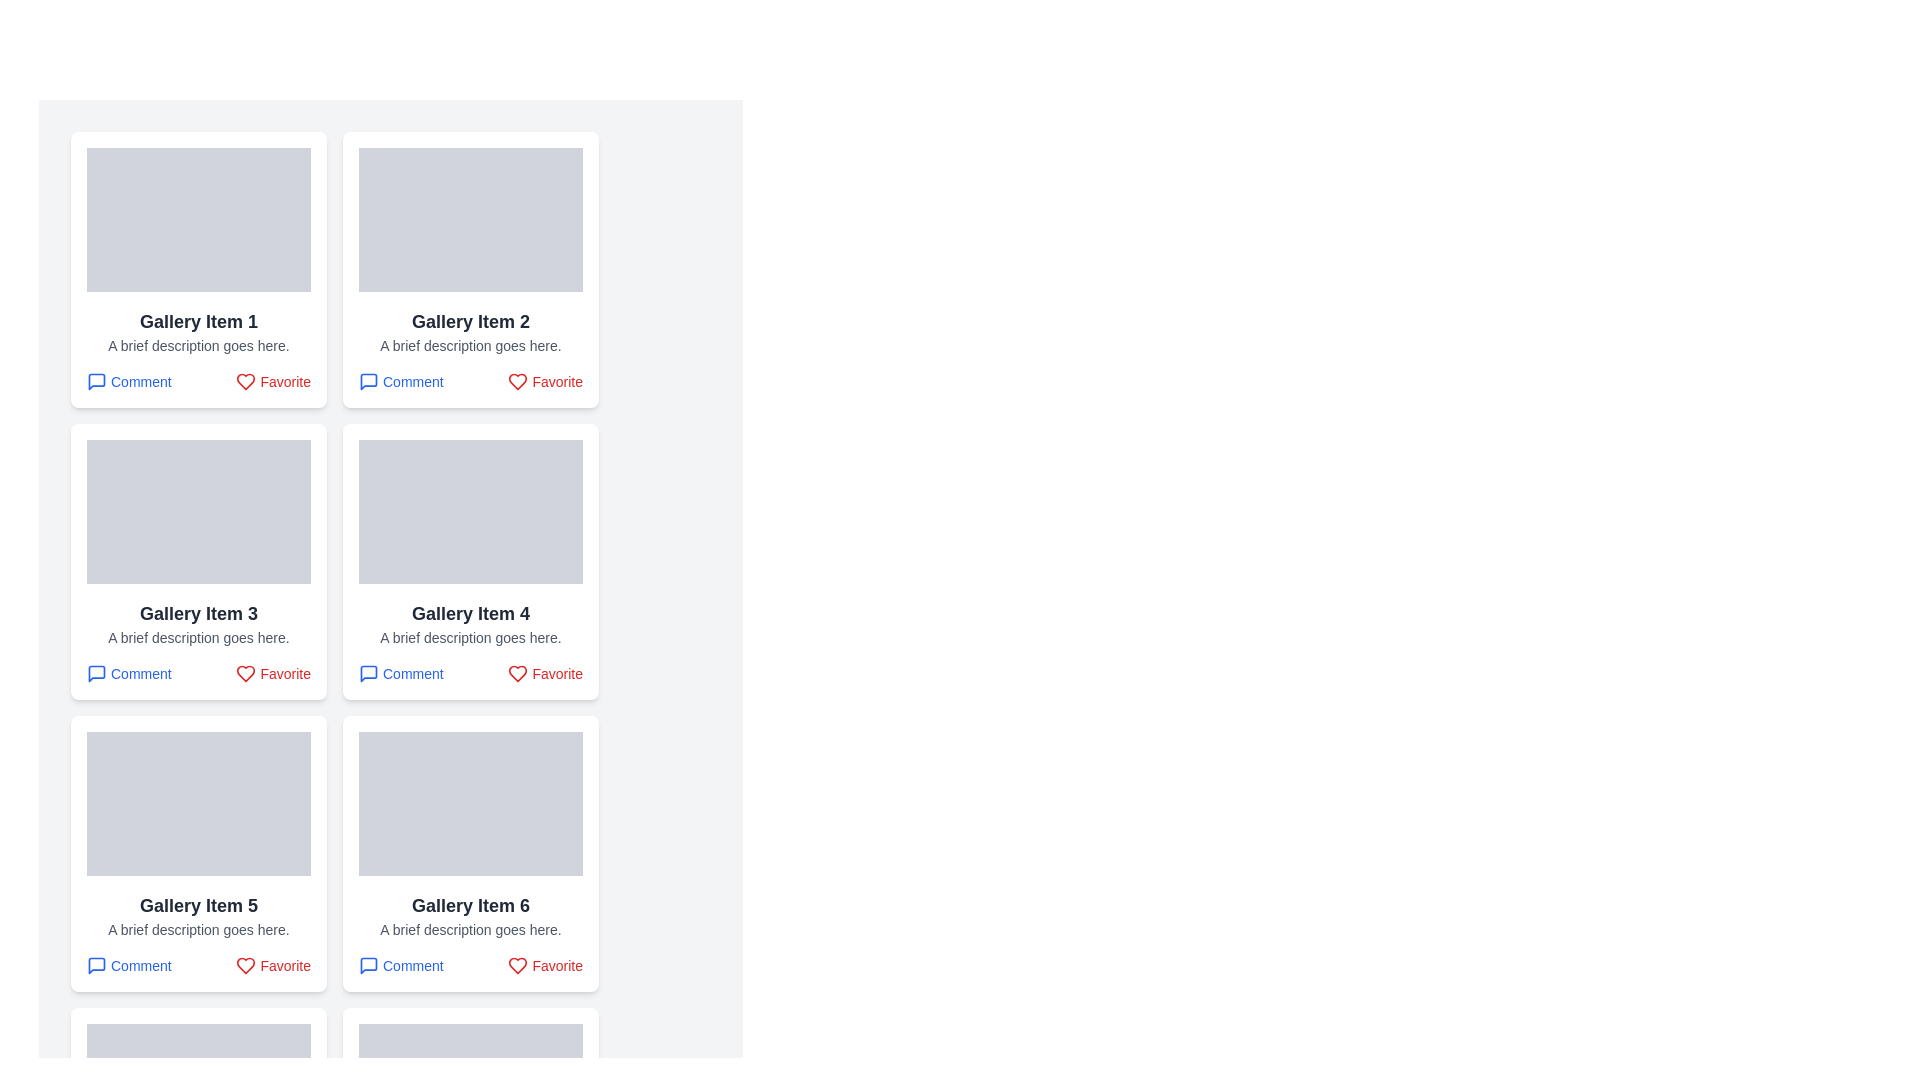 The image size is (1920, 1080). What do you see at coordinates (95, 674) in the screenshot?
I see `the comment icon located on the left side of the 'Comment' text link within the 'Gallery Item 3' card in the second row, first column of the grid layout` at bounding box center [95, 674].